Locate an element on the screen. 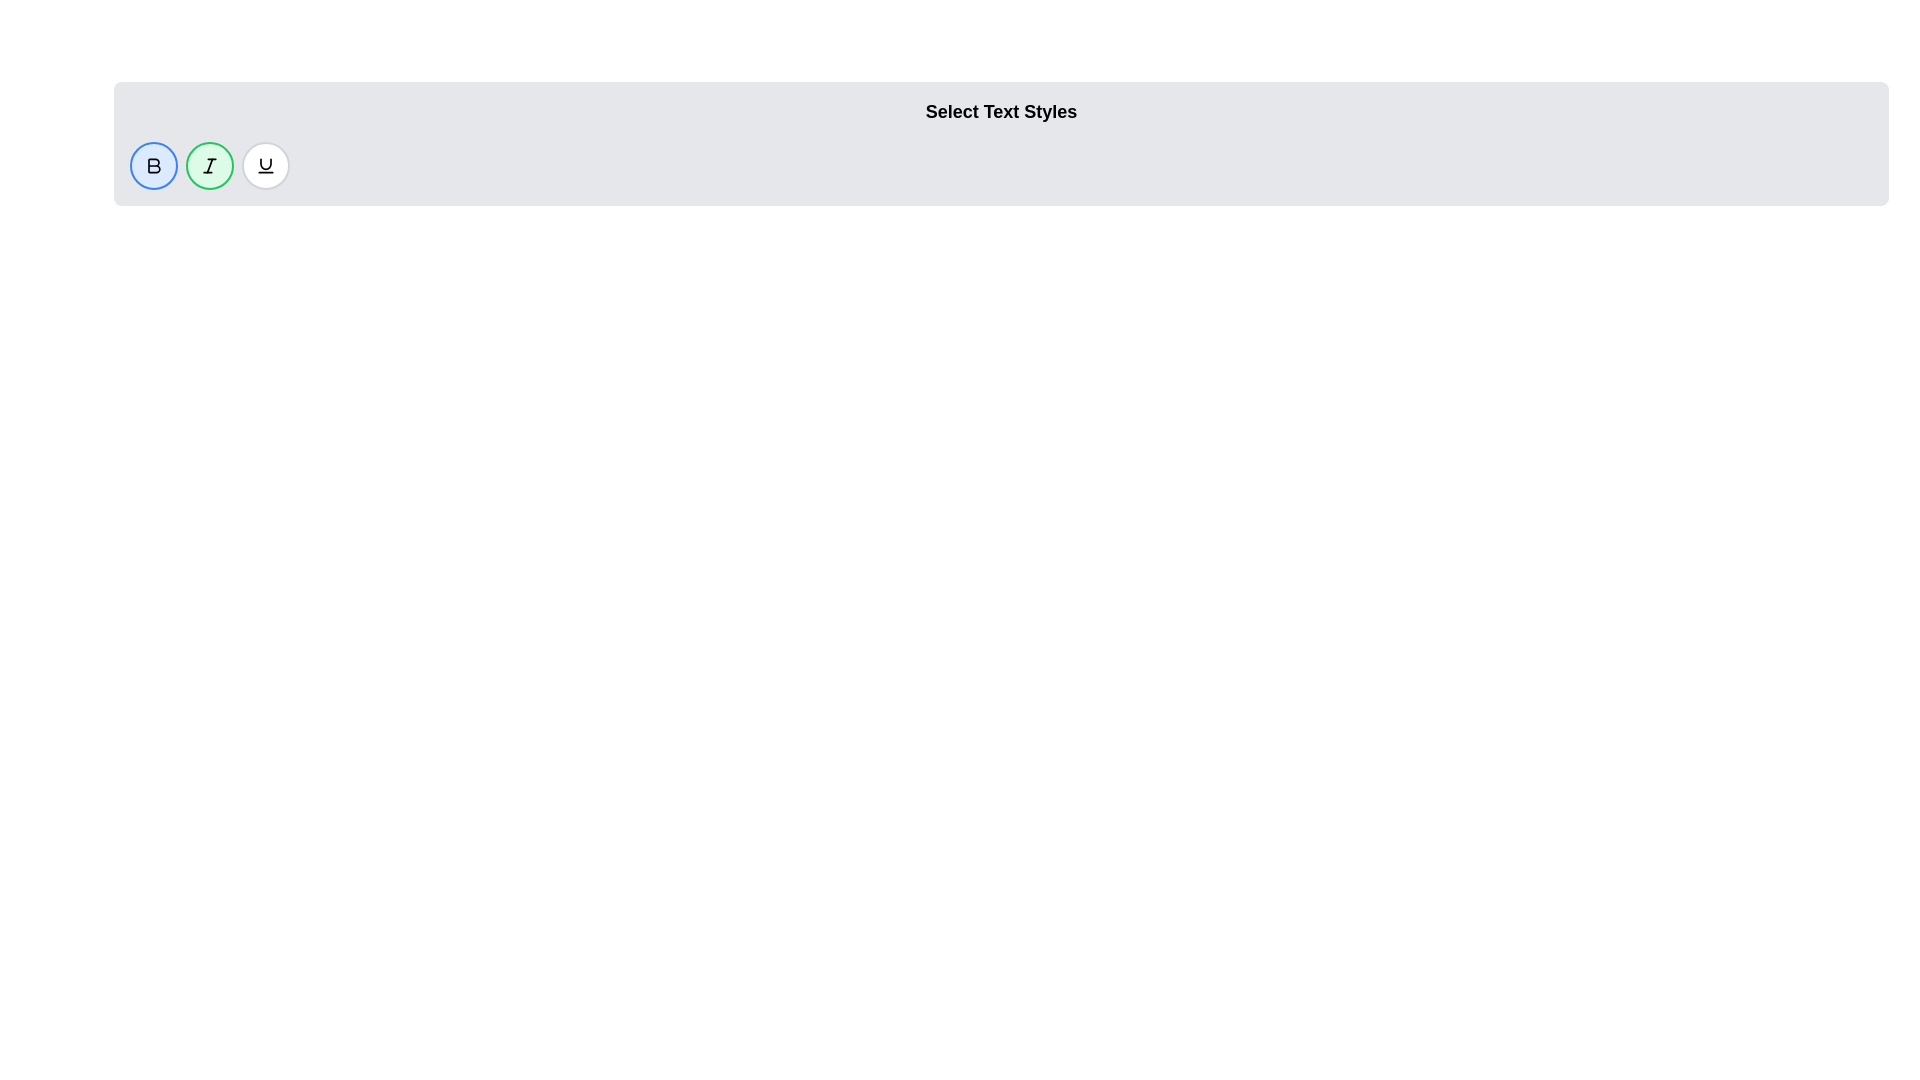 Image resolution: width=1920 pixels, height=1080 pixels. the circular button with a green background and an italic 'I' icon is located at coordinates (210, 164).